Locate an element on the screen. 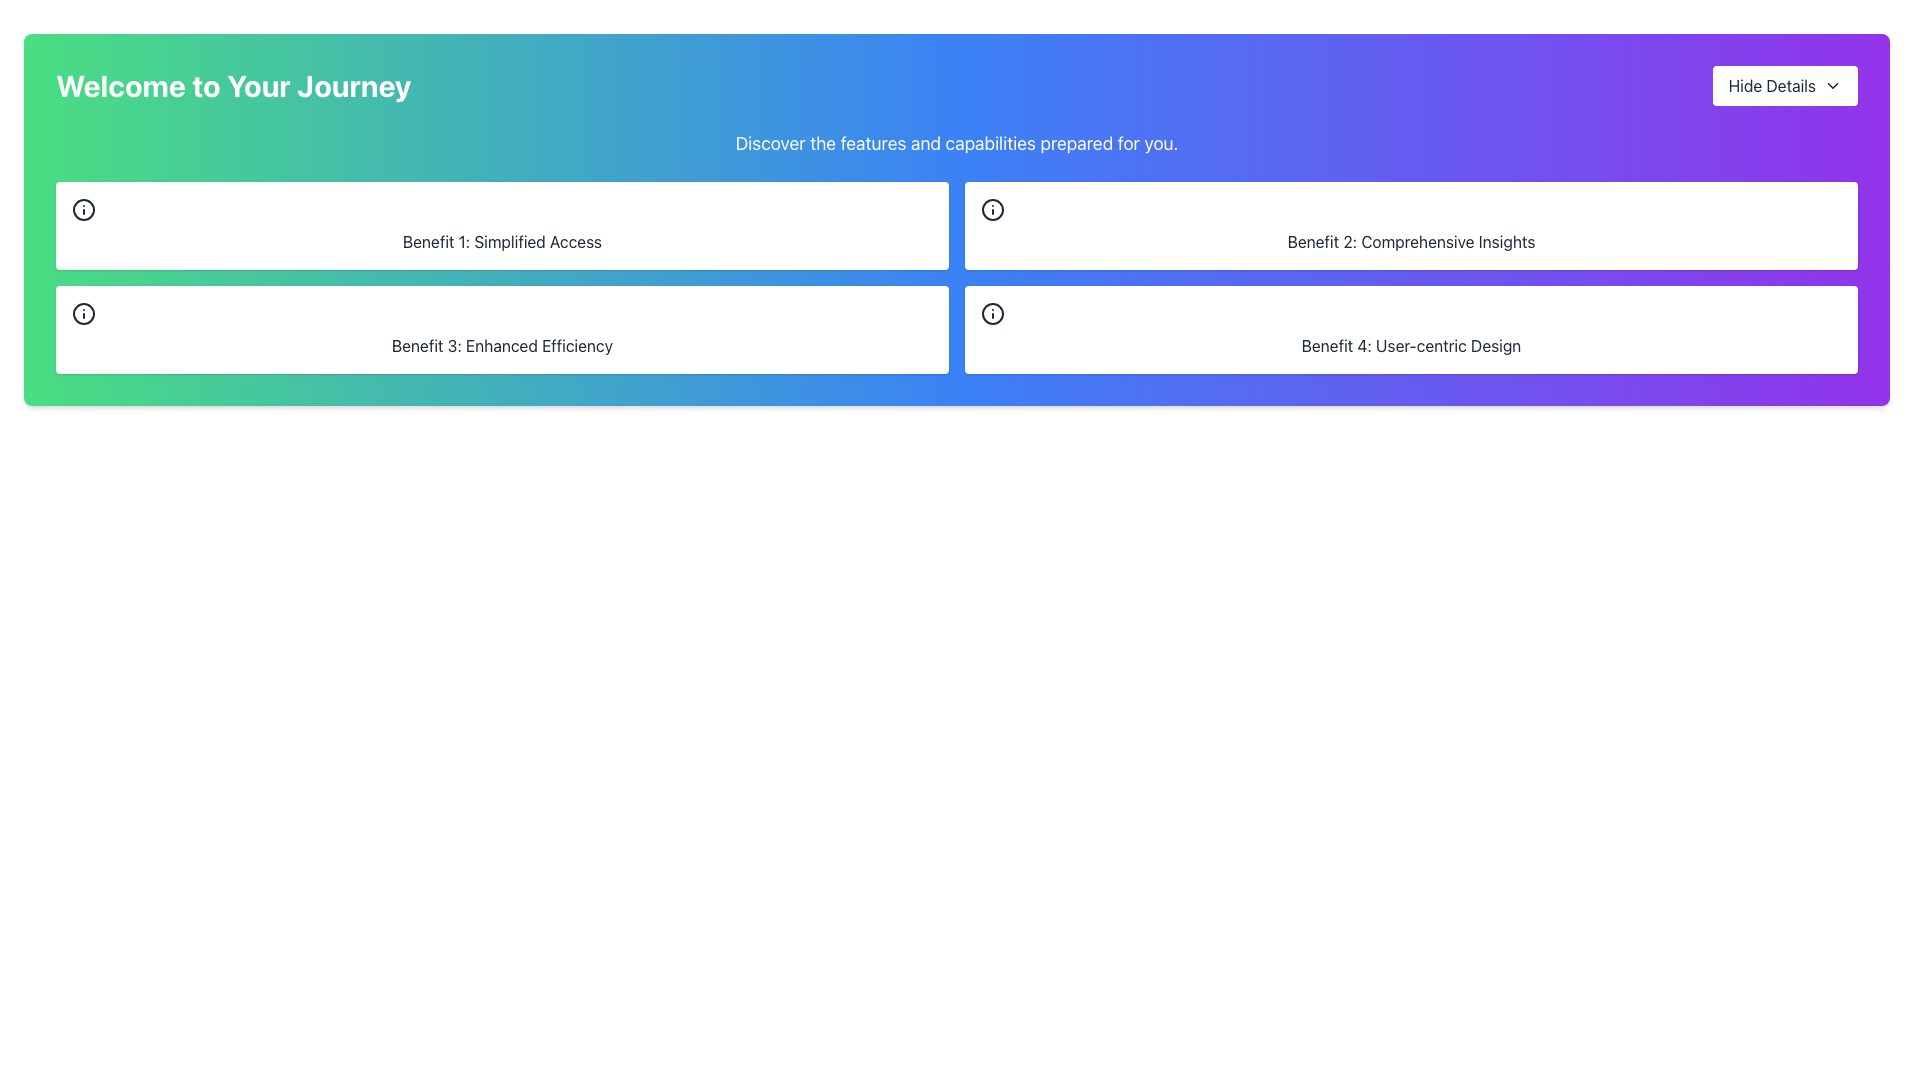  the static text component that presents a specific benefit of the system, located in the second column of the grid layout, aligned with the icon to its left is located at coordinates (1410, 241).